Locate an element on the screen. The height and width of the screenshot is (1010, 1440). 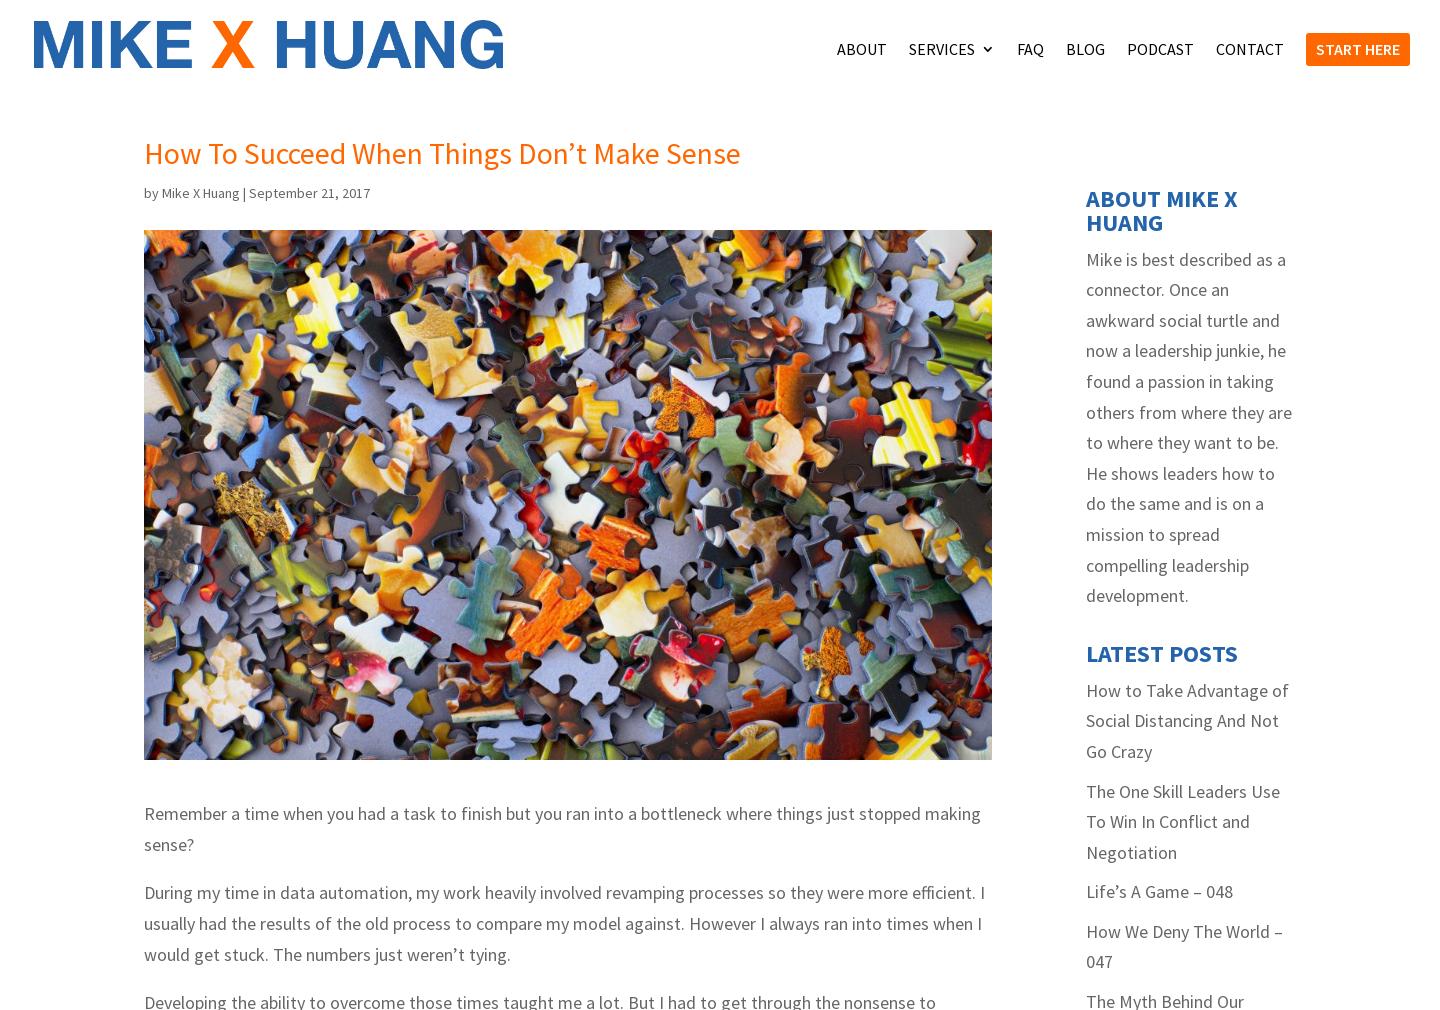
'Case Study' is located at coordinates (989, 131).